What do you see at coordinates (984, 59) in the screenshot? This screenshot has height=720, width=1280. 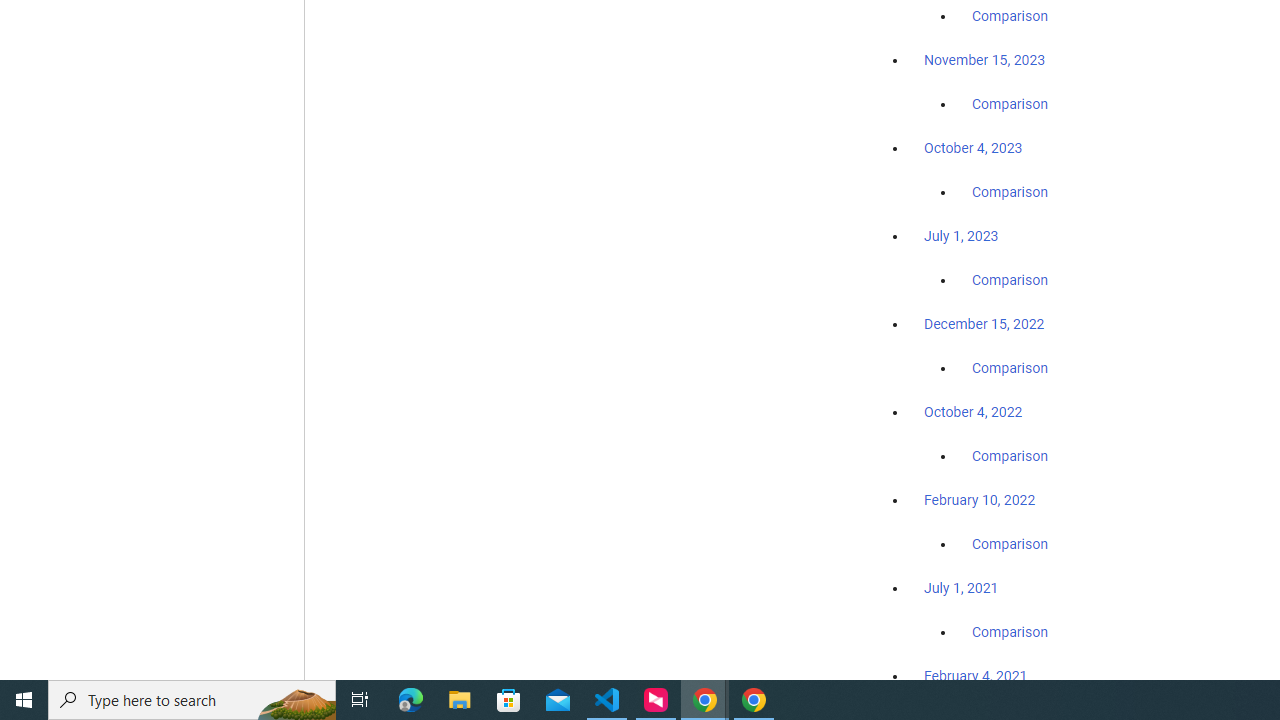 I see `'November 15, 2023'` at bounding box center [984, 59].